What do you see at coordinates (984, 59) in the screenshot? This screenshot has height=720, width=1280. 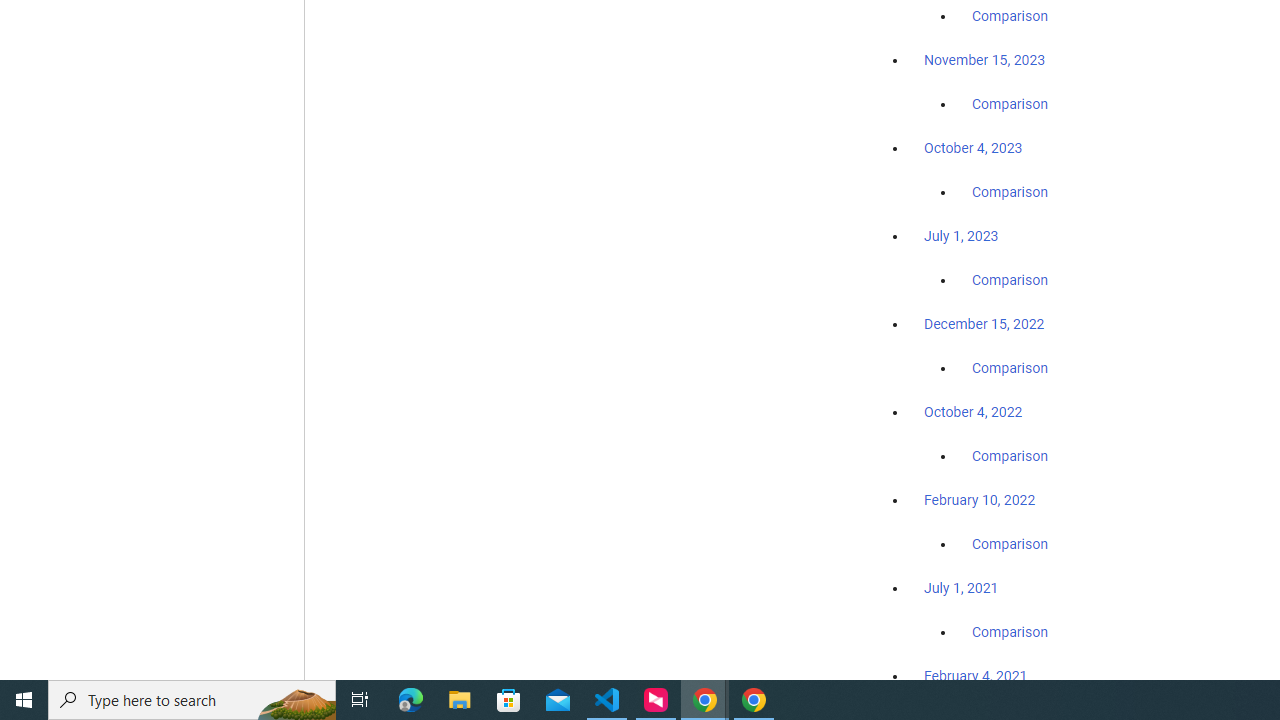 I see `'November 15, 2023'` at bounding box center [984, 59].